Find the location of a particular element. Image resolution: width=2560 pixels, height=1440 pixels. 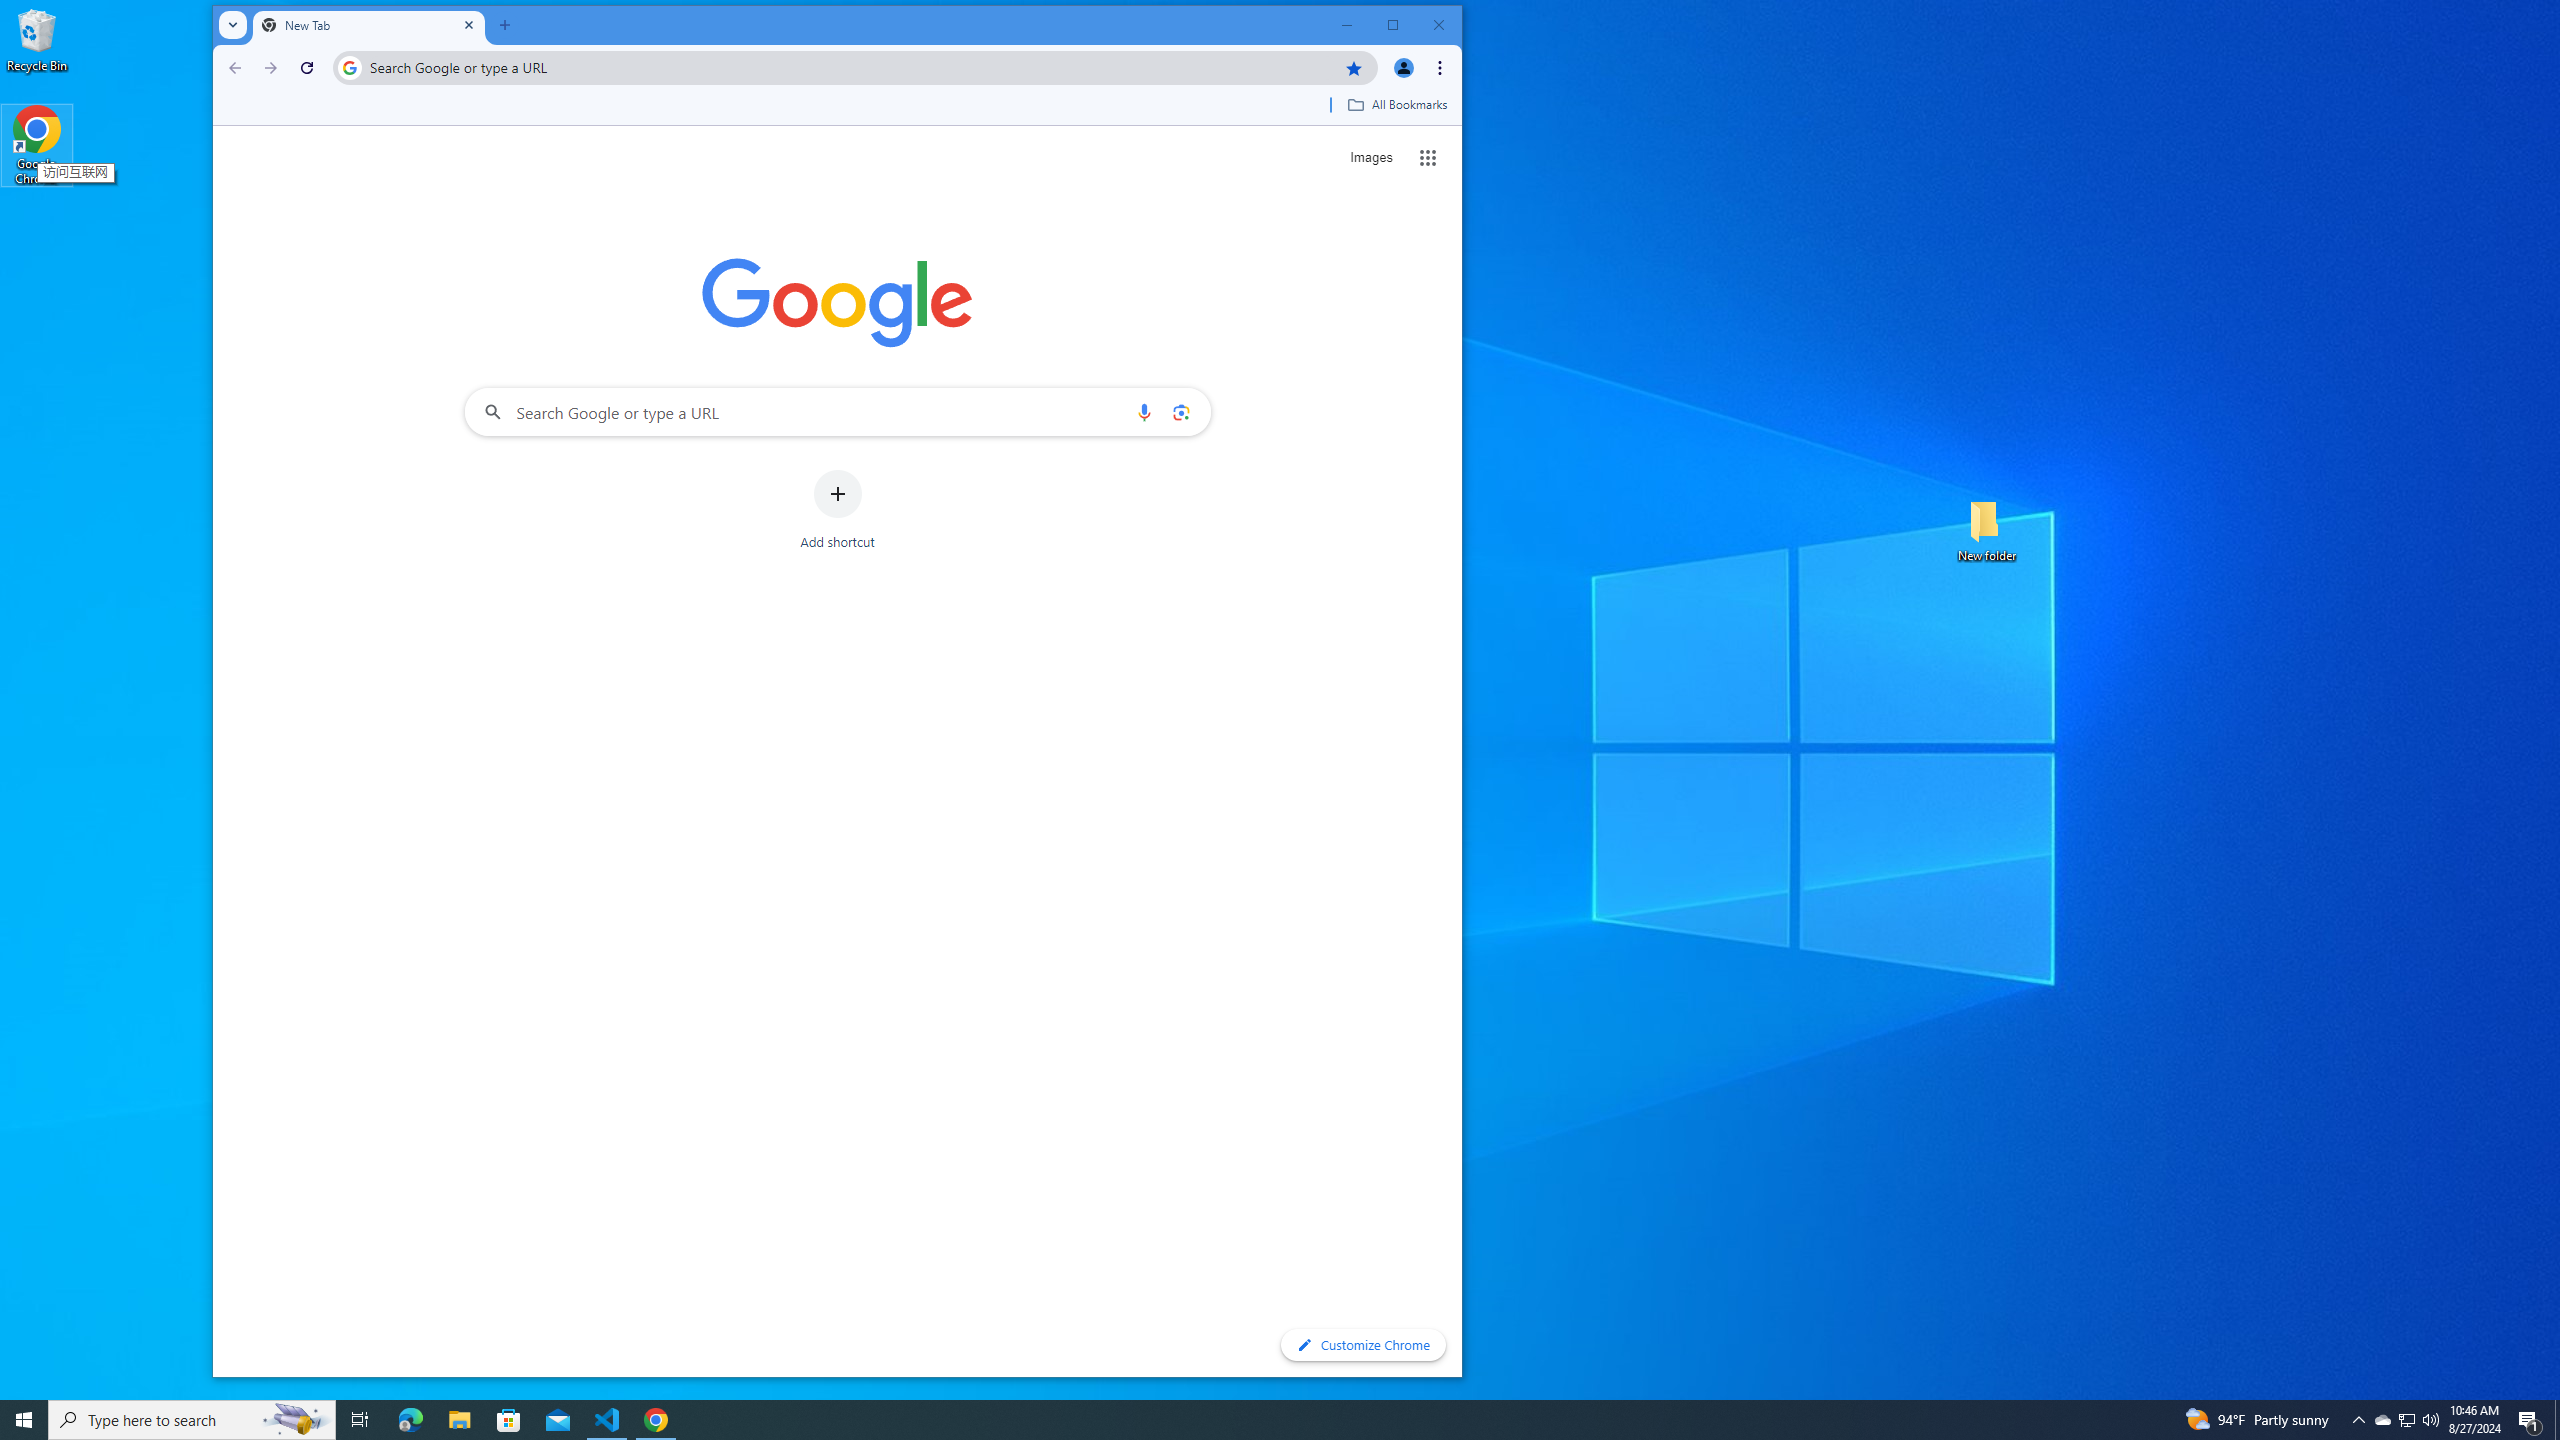

'Recycle Bin' is located at coordinates (36, 38).